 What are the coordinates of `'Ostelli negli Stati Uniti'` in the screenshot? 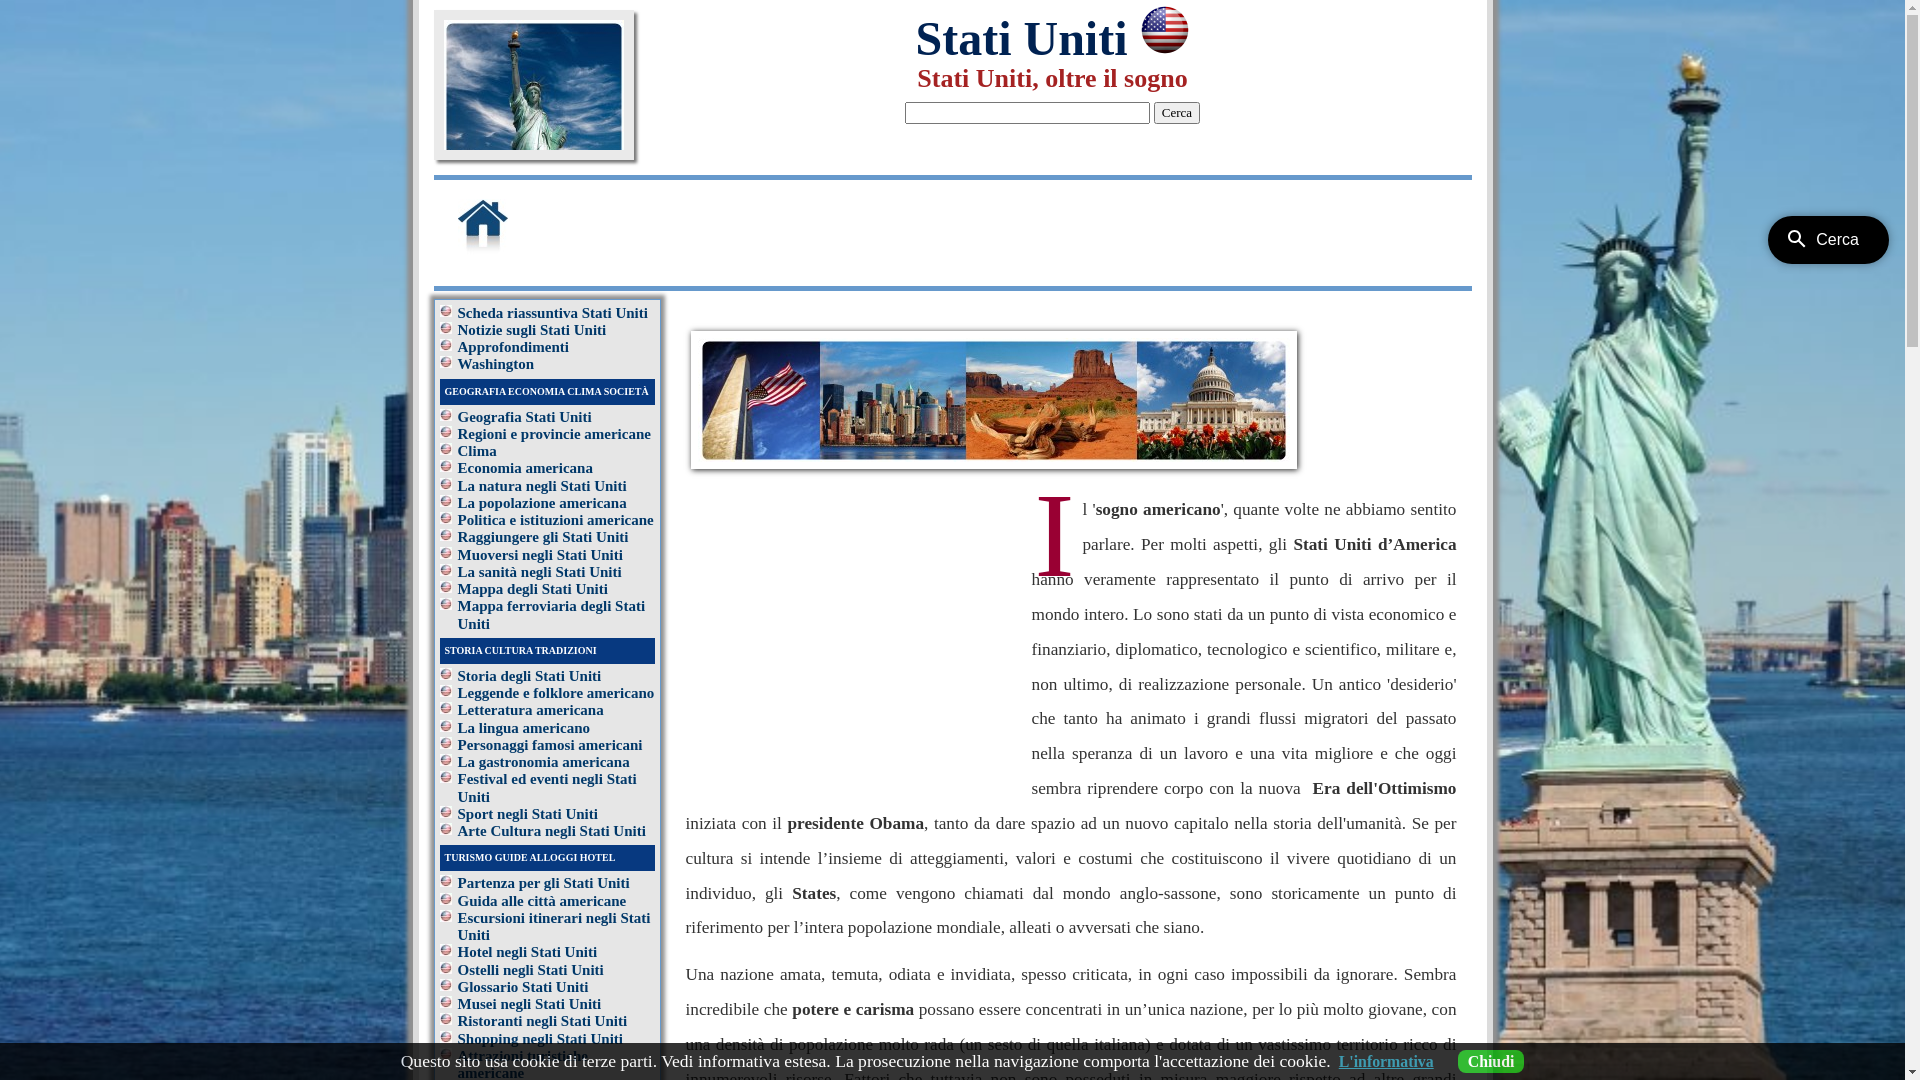 It's located at (456, 968).